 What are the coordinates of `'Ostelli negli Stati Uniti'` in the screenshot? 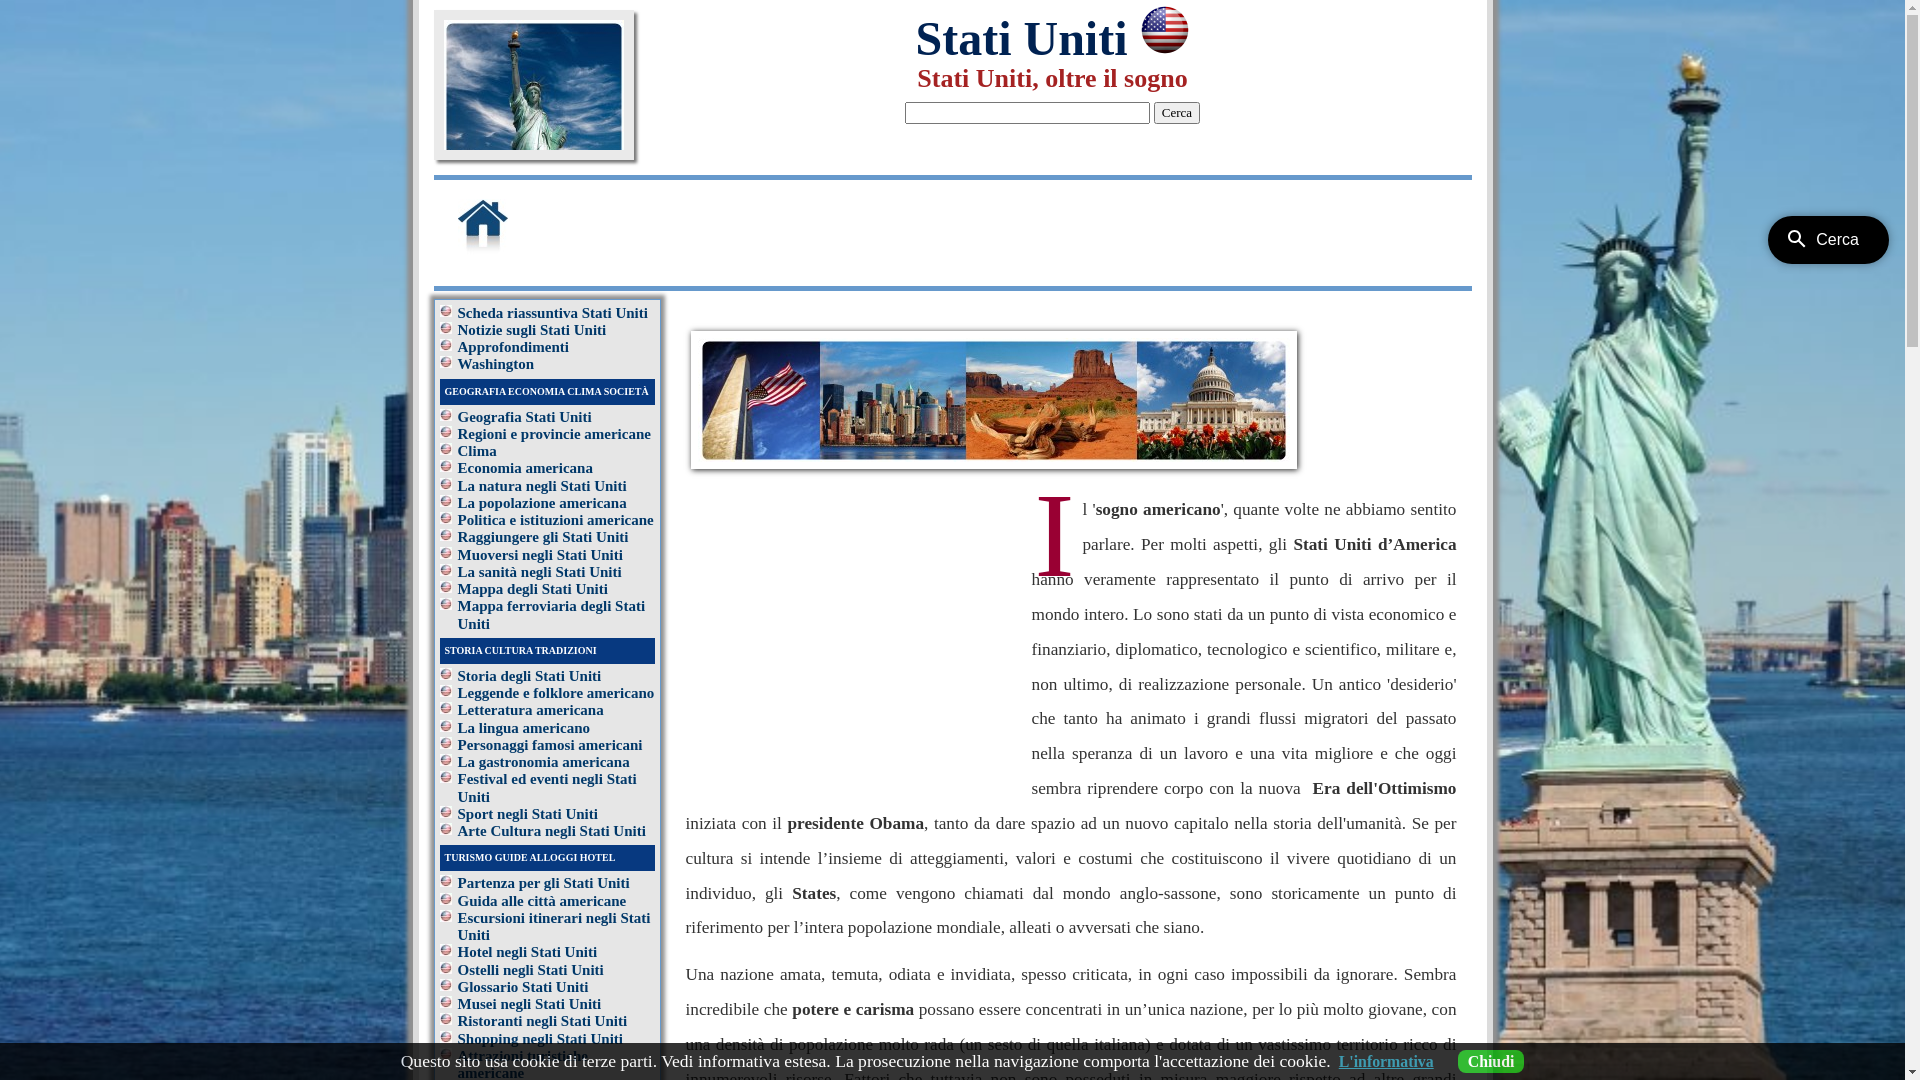 It's located at (456, 968).